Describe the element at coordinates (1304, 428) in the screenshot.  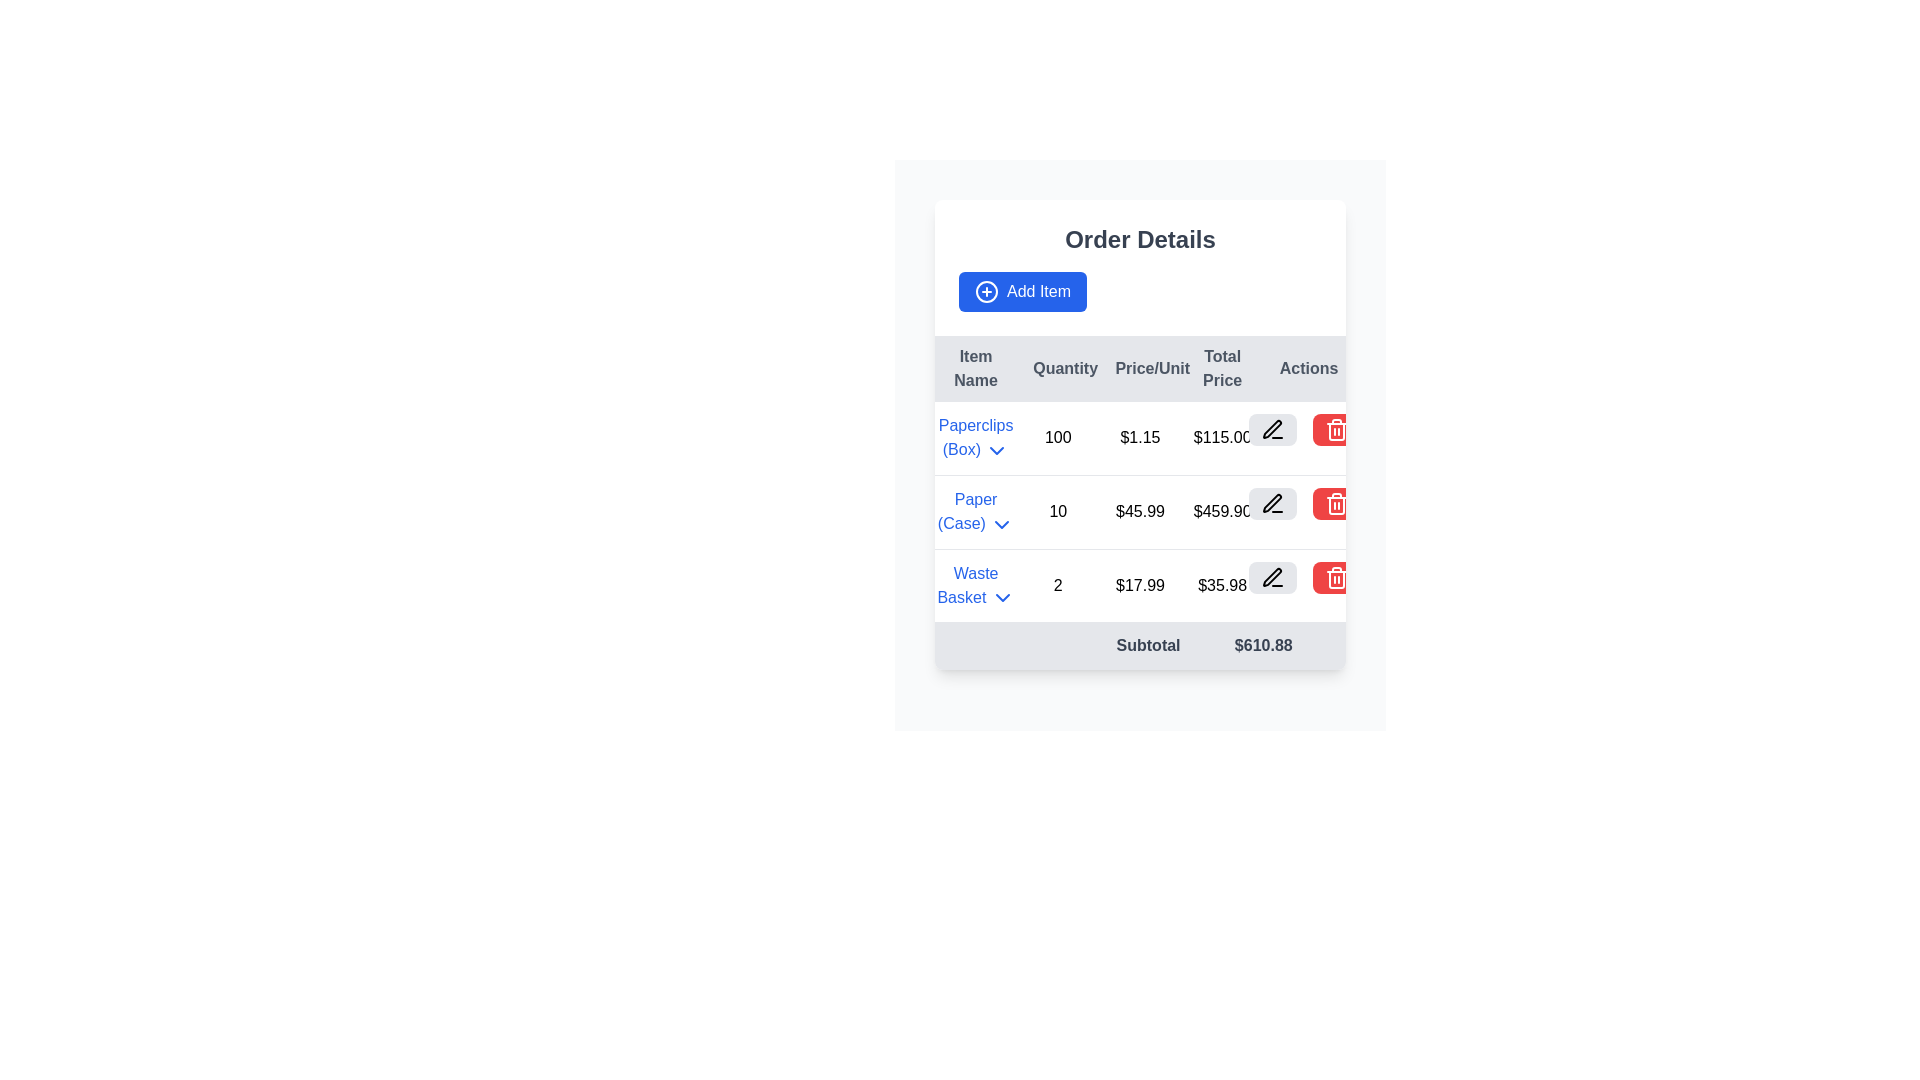
I see `the Edit button in the Grouped action buttons for the 'Paperclips (Box)' entry located in the Actions column of the first row` at that location.